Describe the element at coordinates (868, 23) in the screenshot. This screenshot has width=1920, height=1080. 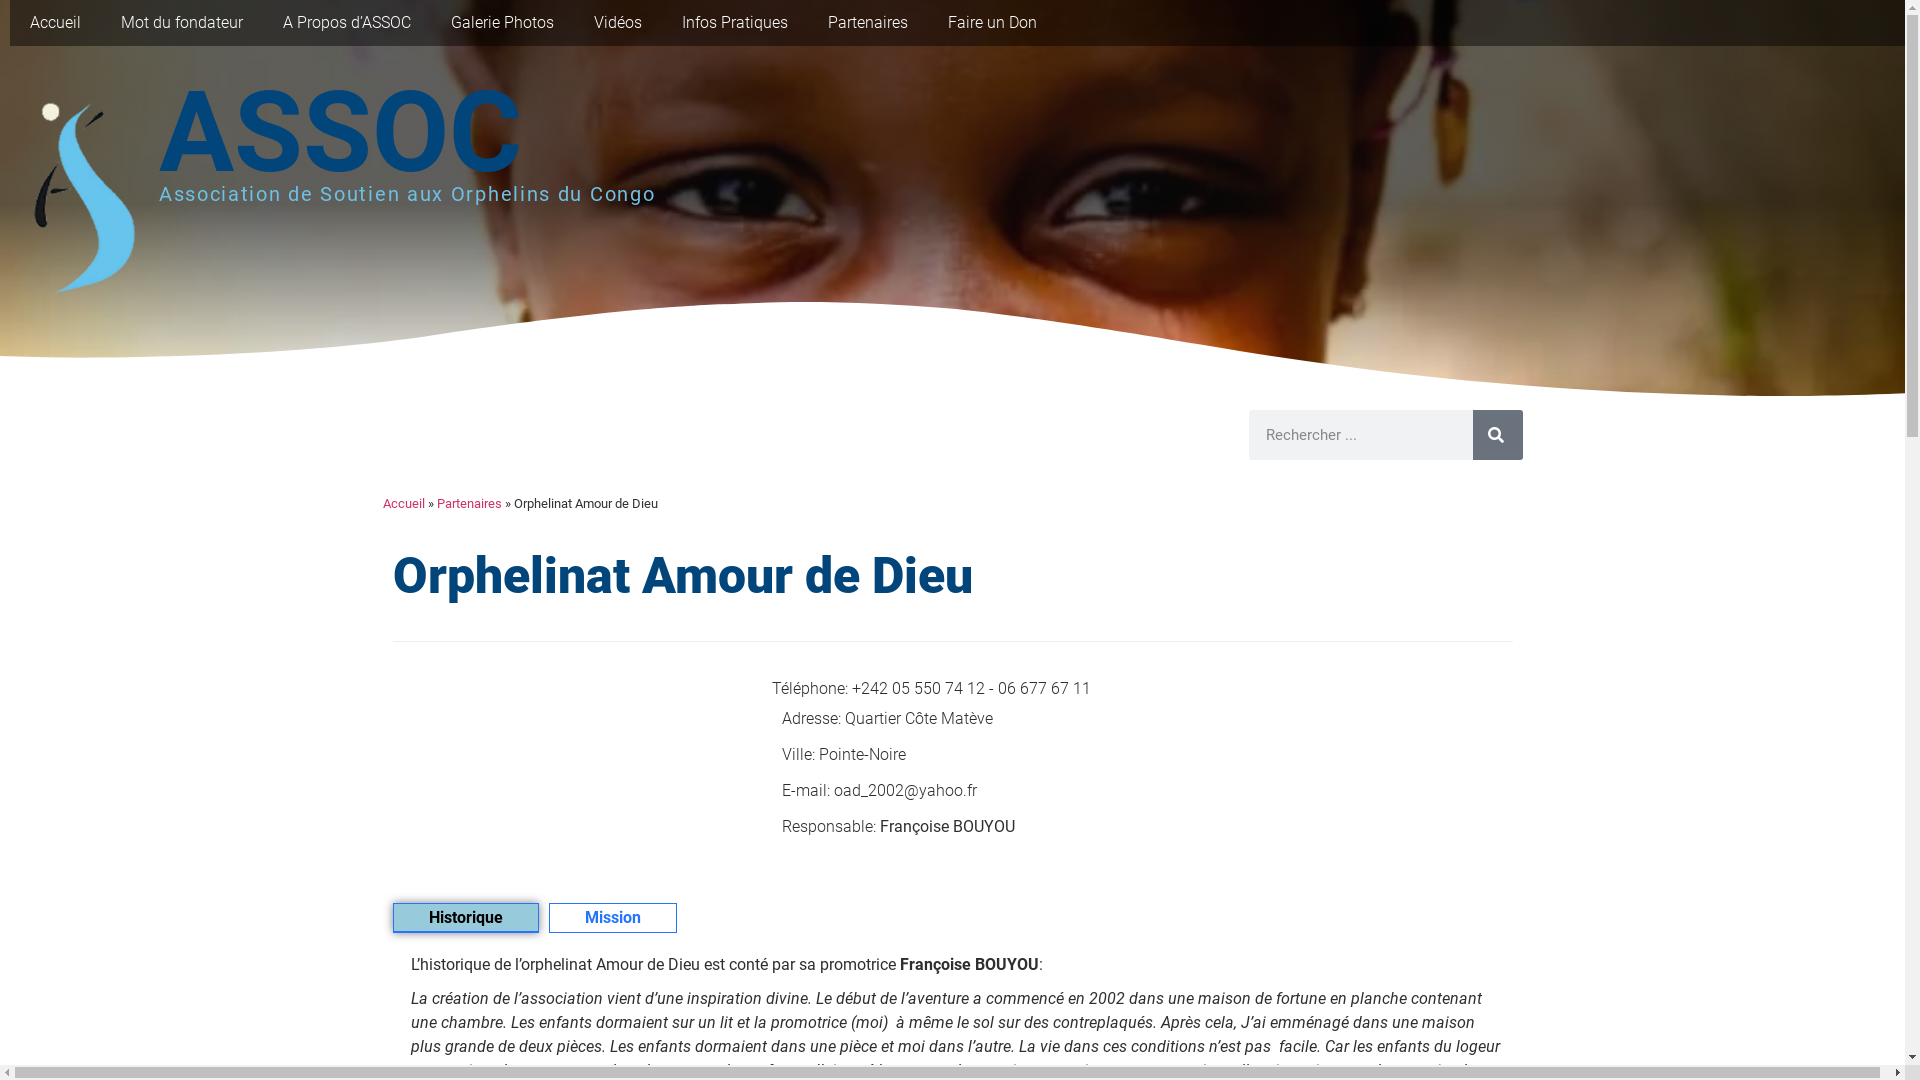
I see `'Partenaires'` at that location.